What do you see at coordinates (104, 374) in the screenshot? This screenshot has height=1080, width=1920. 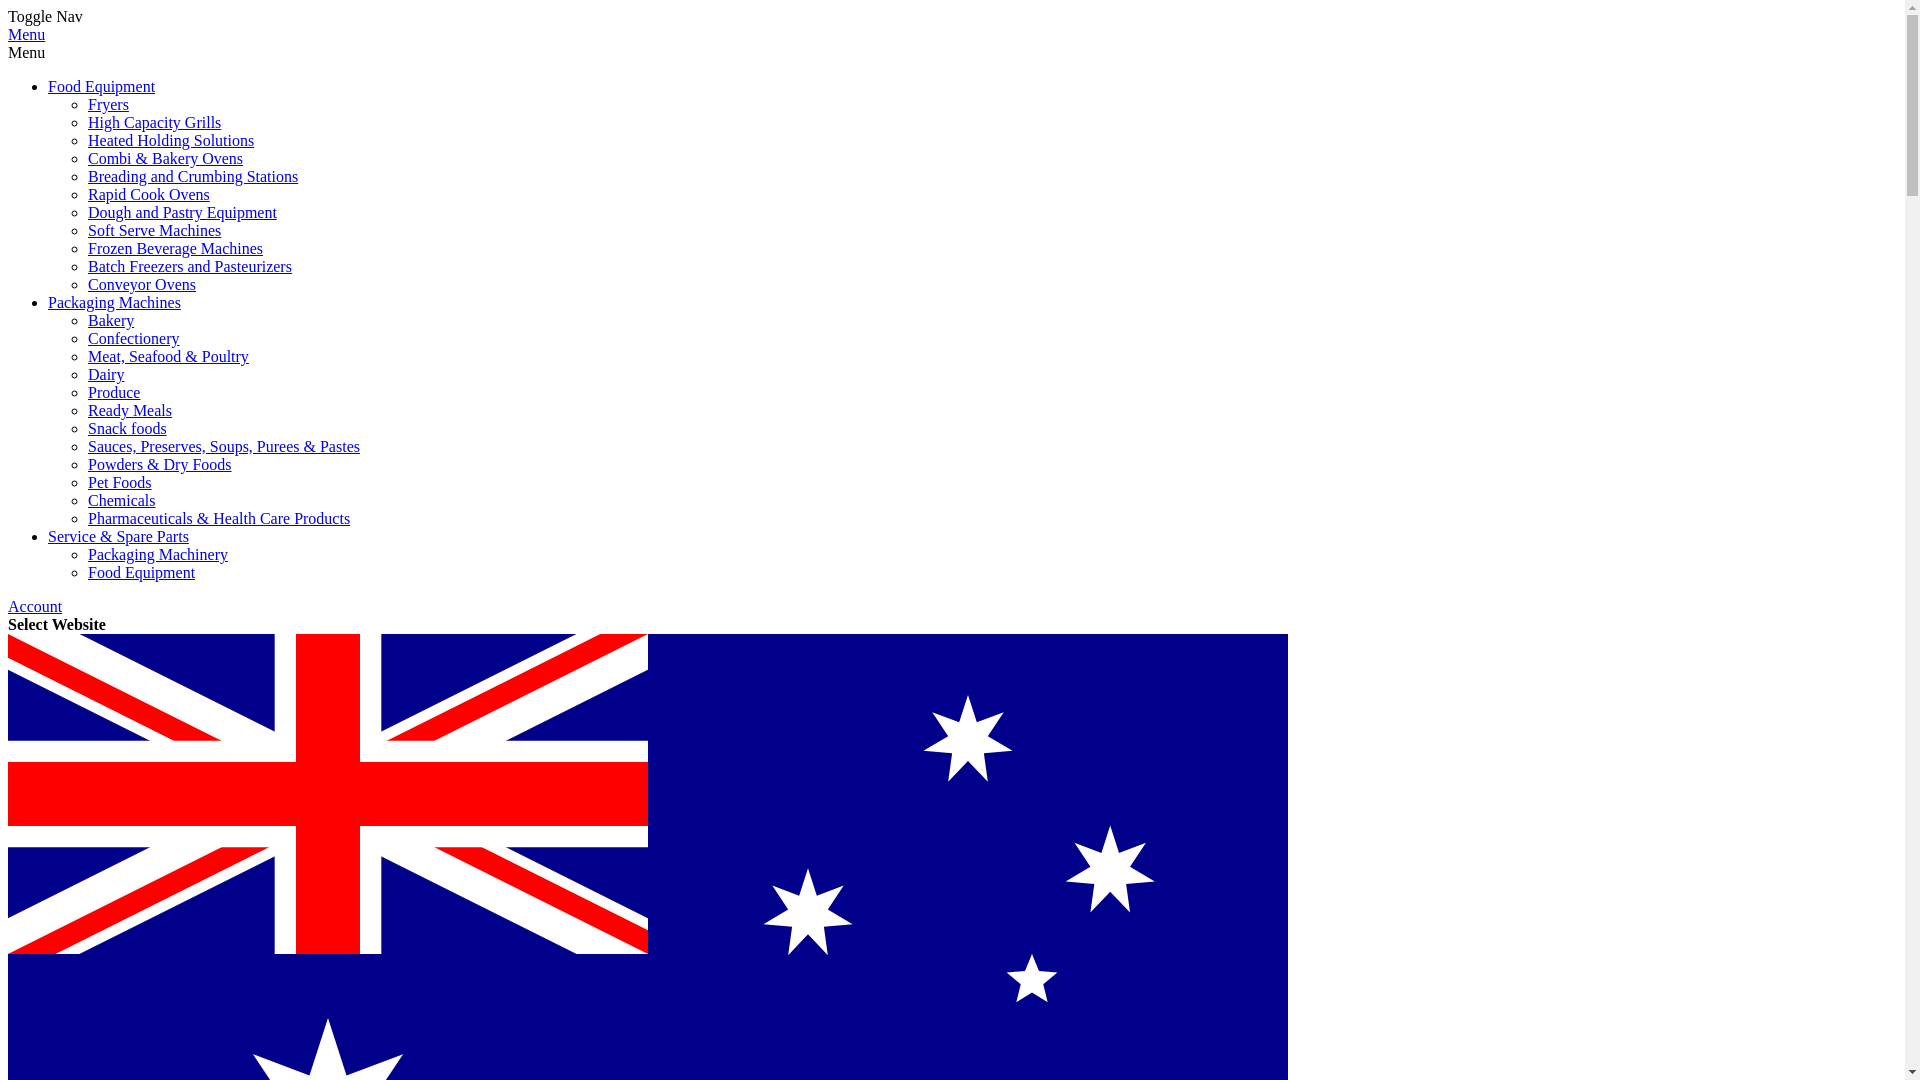 I see `'Dairy'` at bounding box center [104, 374].